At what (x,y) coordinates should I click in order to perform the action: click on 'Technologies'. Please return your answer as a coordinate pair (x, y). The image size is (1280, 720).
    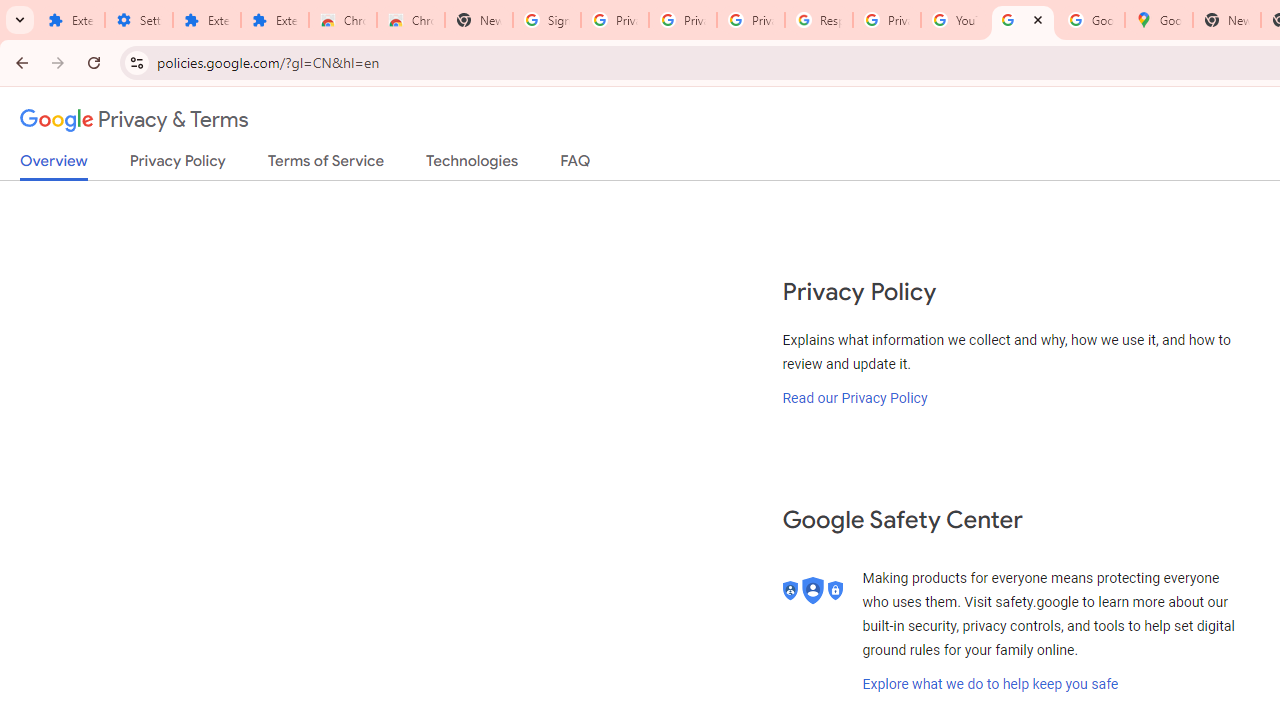
    Looking at the image, I should click on (471, 164).